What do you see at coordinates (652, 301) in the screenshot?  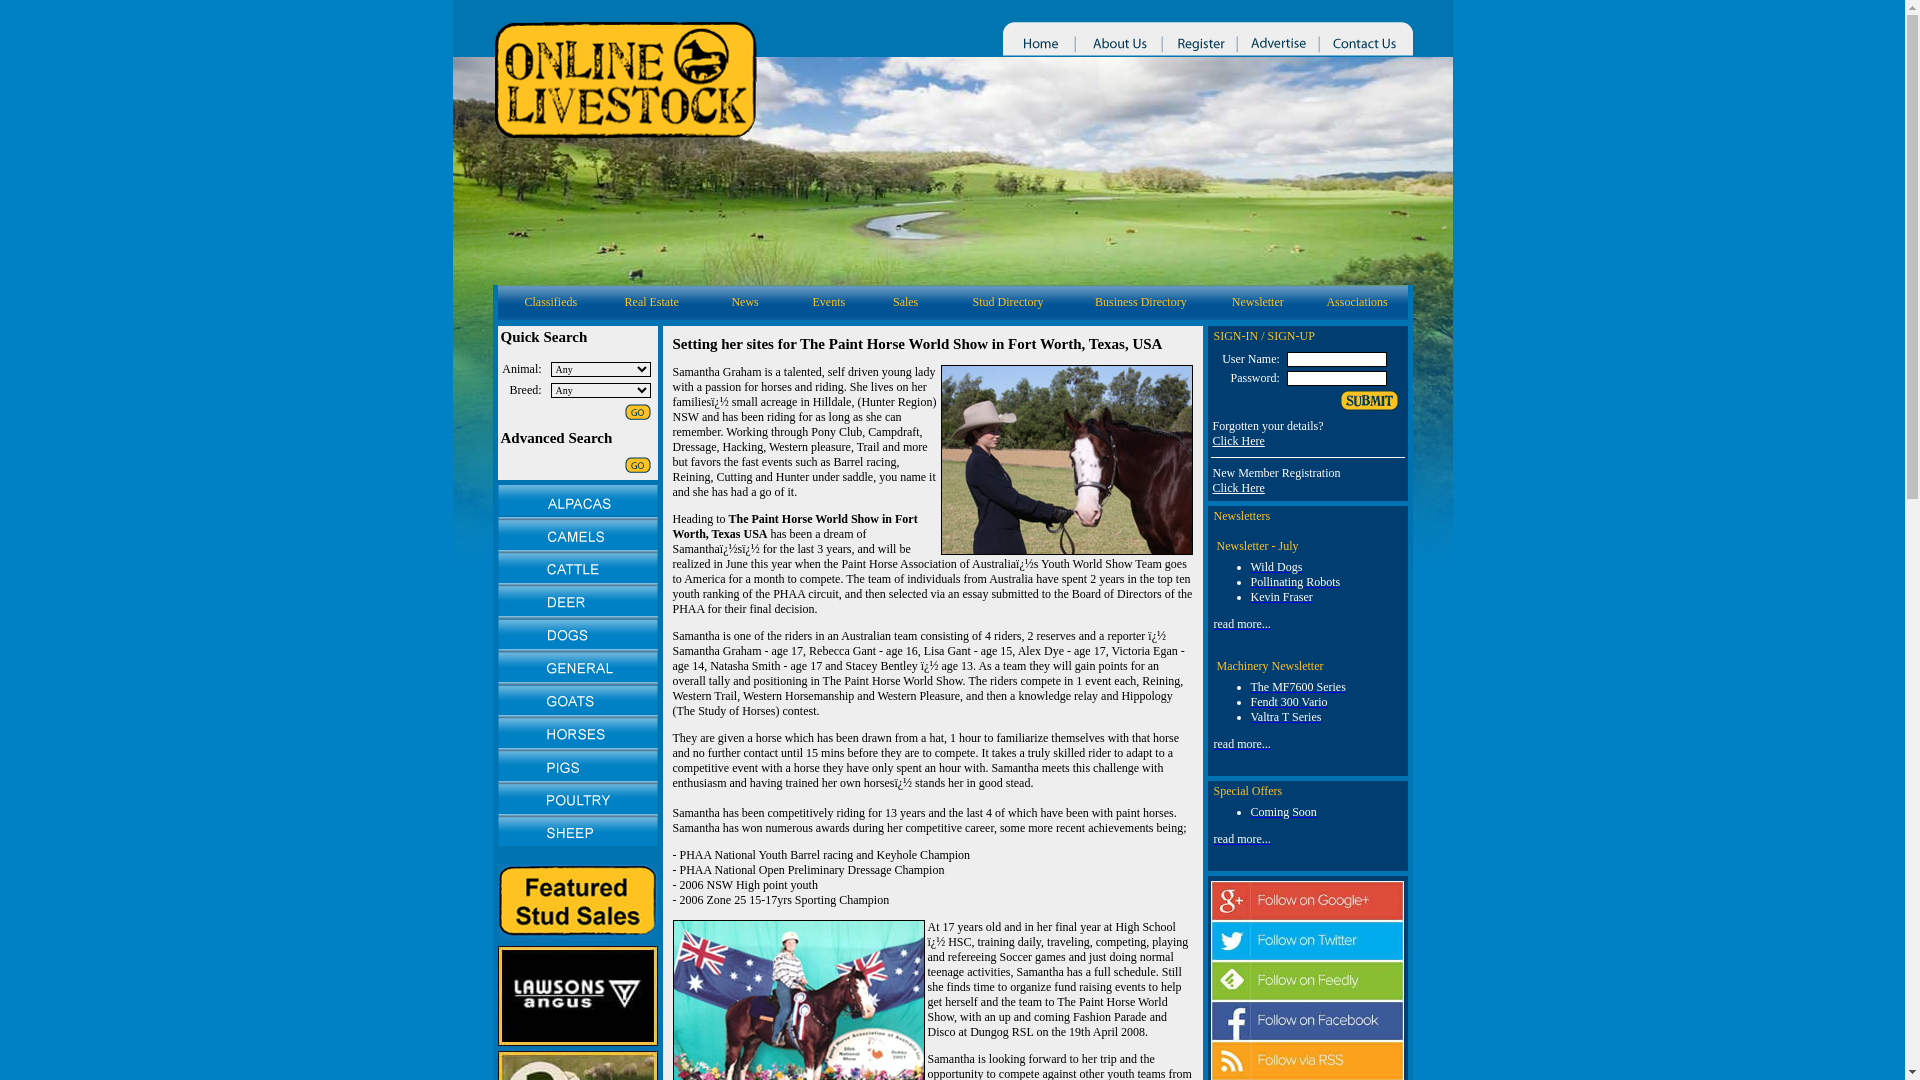 I see `'Real Estate'` at bounding box center [652, 301].